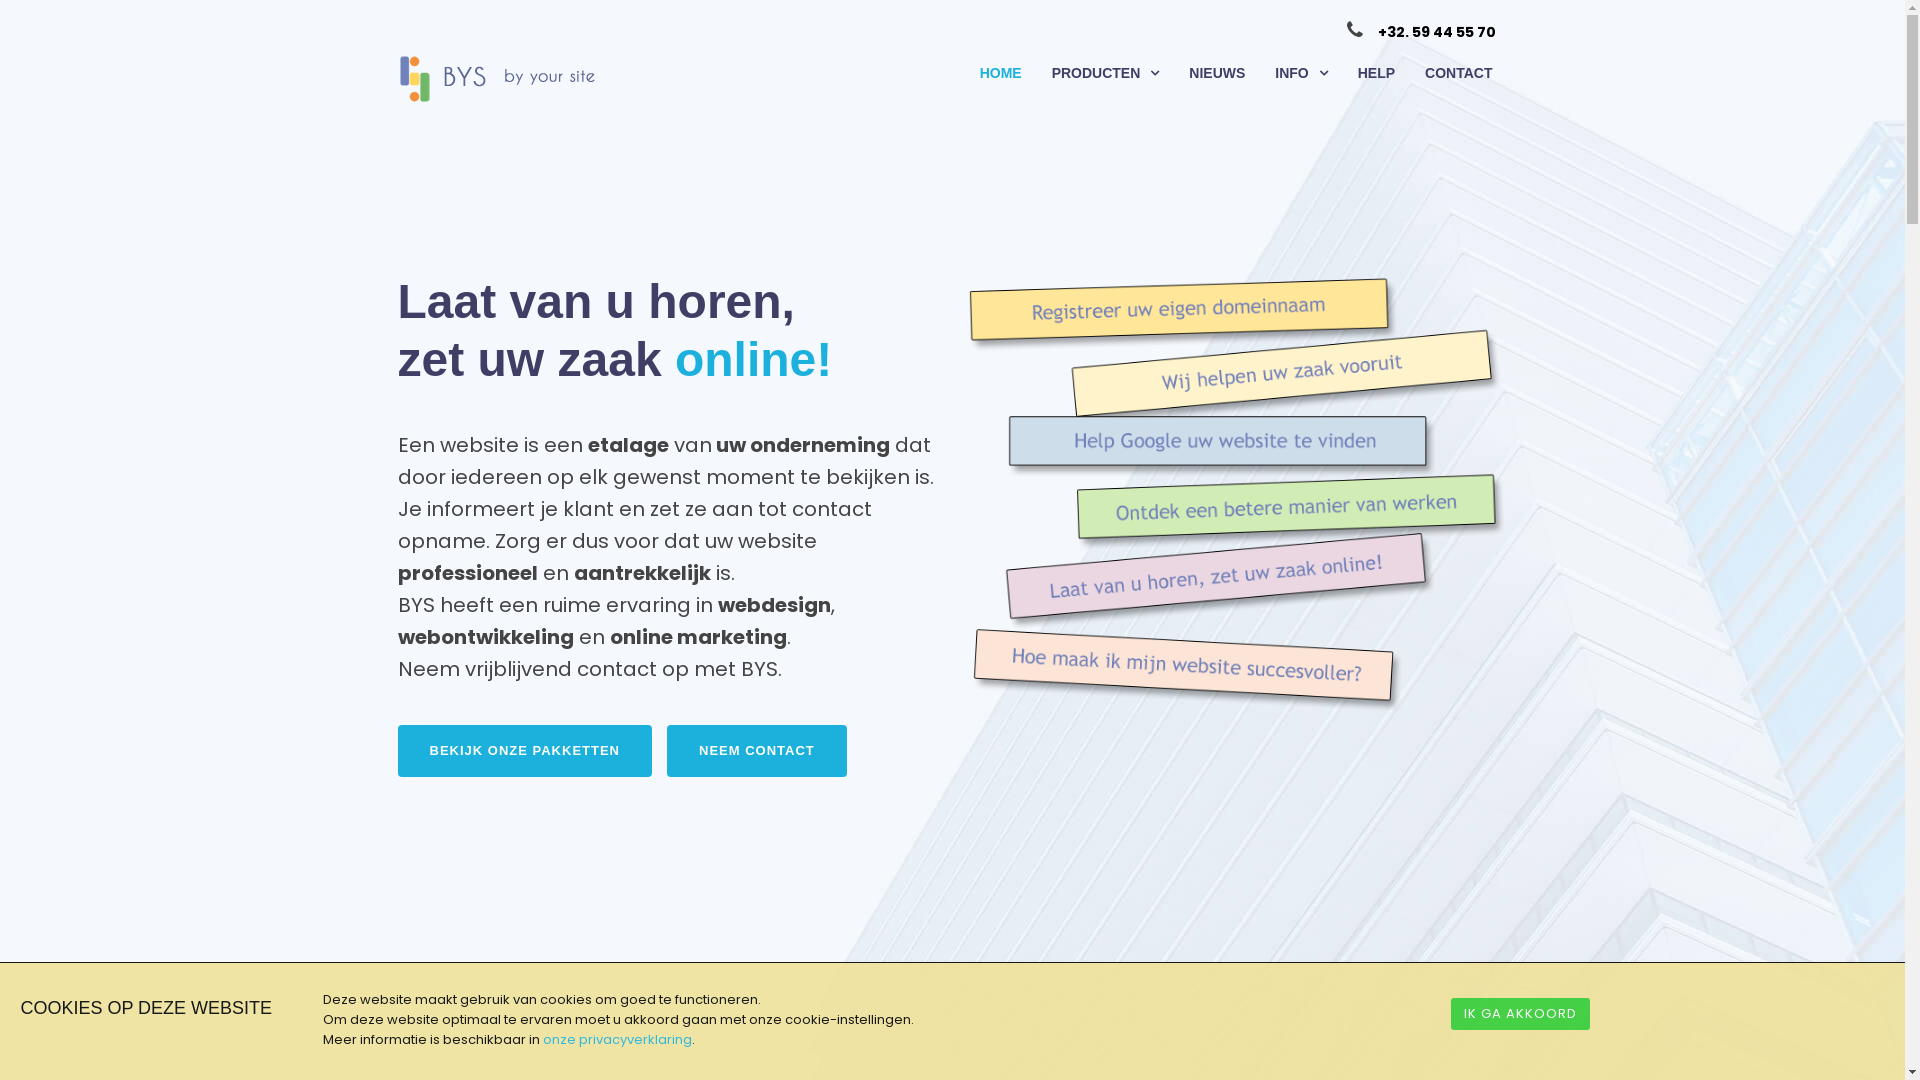 This screenshot has width=1920, height=1080. What do you see at coordinates (756, 751) in the screenshot?
I see `'NEEM CONTACT'` at bounding box center [756, 751].